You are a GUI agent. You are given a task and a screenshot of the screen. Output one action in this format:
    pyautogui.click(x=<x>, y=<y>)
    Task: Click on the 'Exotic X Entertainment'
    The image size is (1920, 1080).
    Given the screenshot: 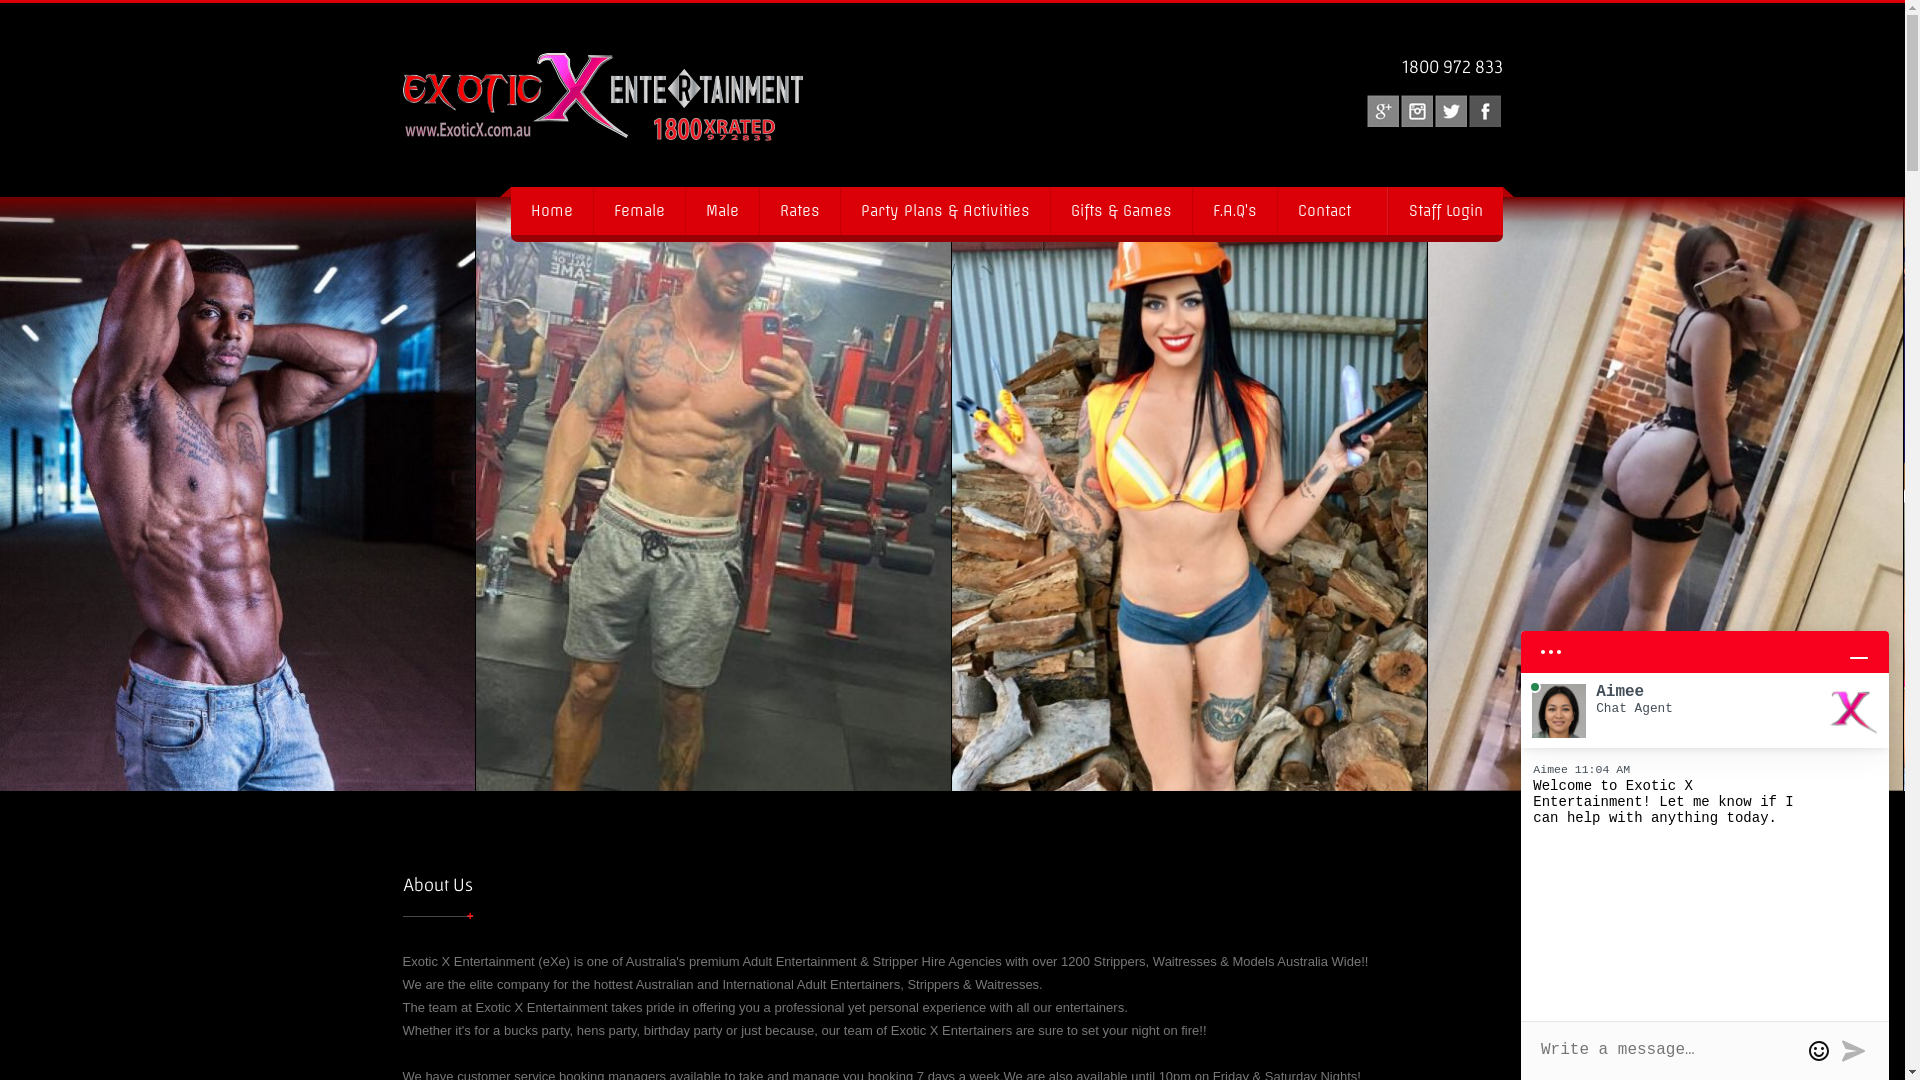 What is the action you would take?
    pyautogui.click(x=565, y=100)
    